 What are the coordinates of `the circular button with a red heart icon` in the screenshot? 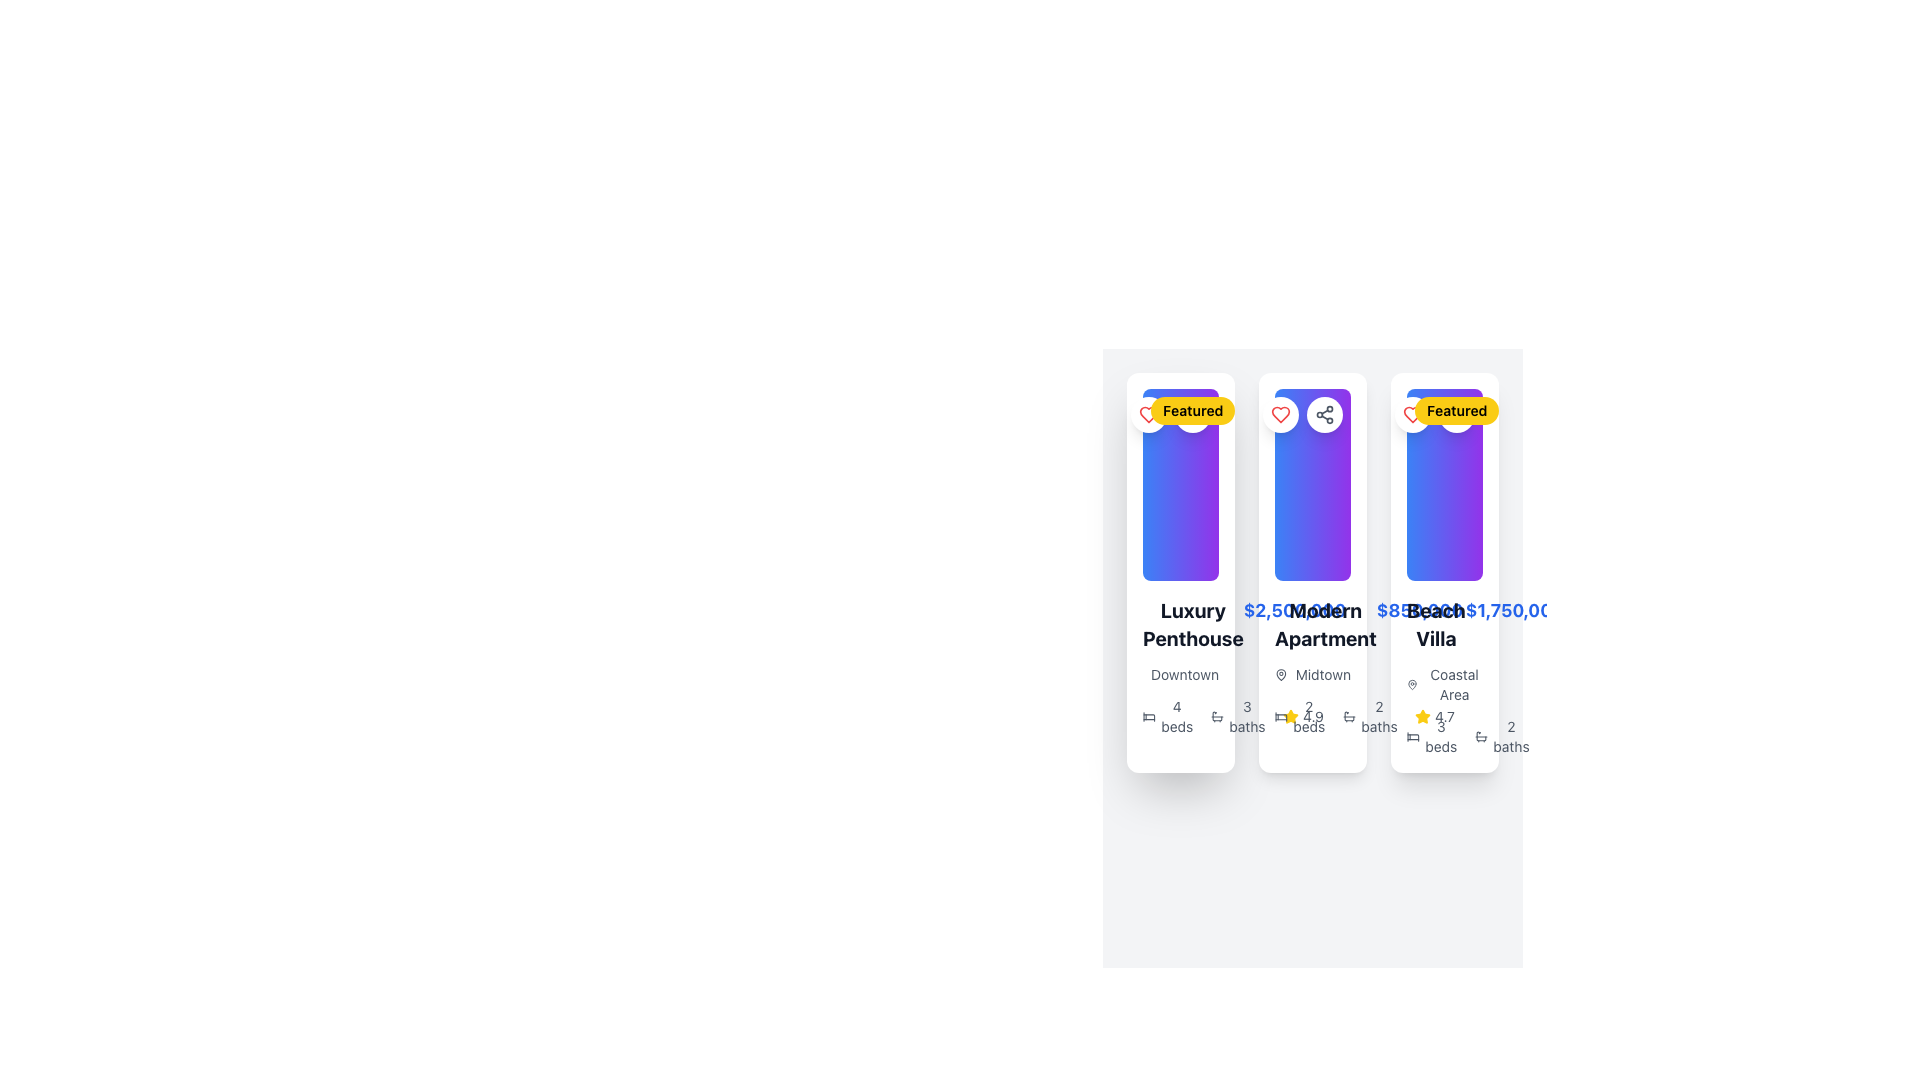 It's located at (1281, 414).